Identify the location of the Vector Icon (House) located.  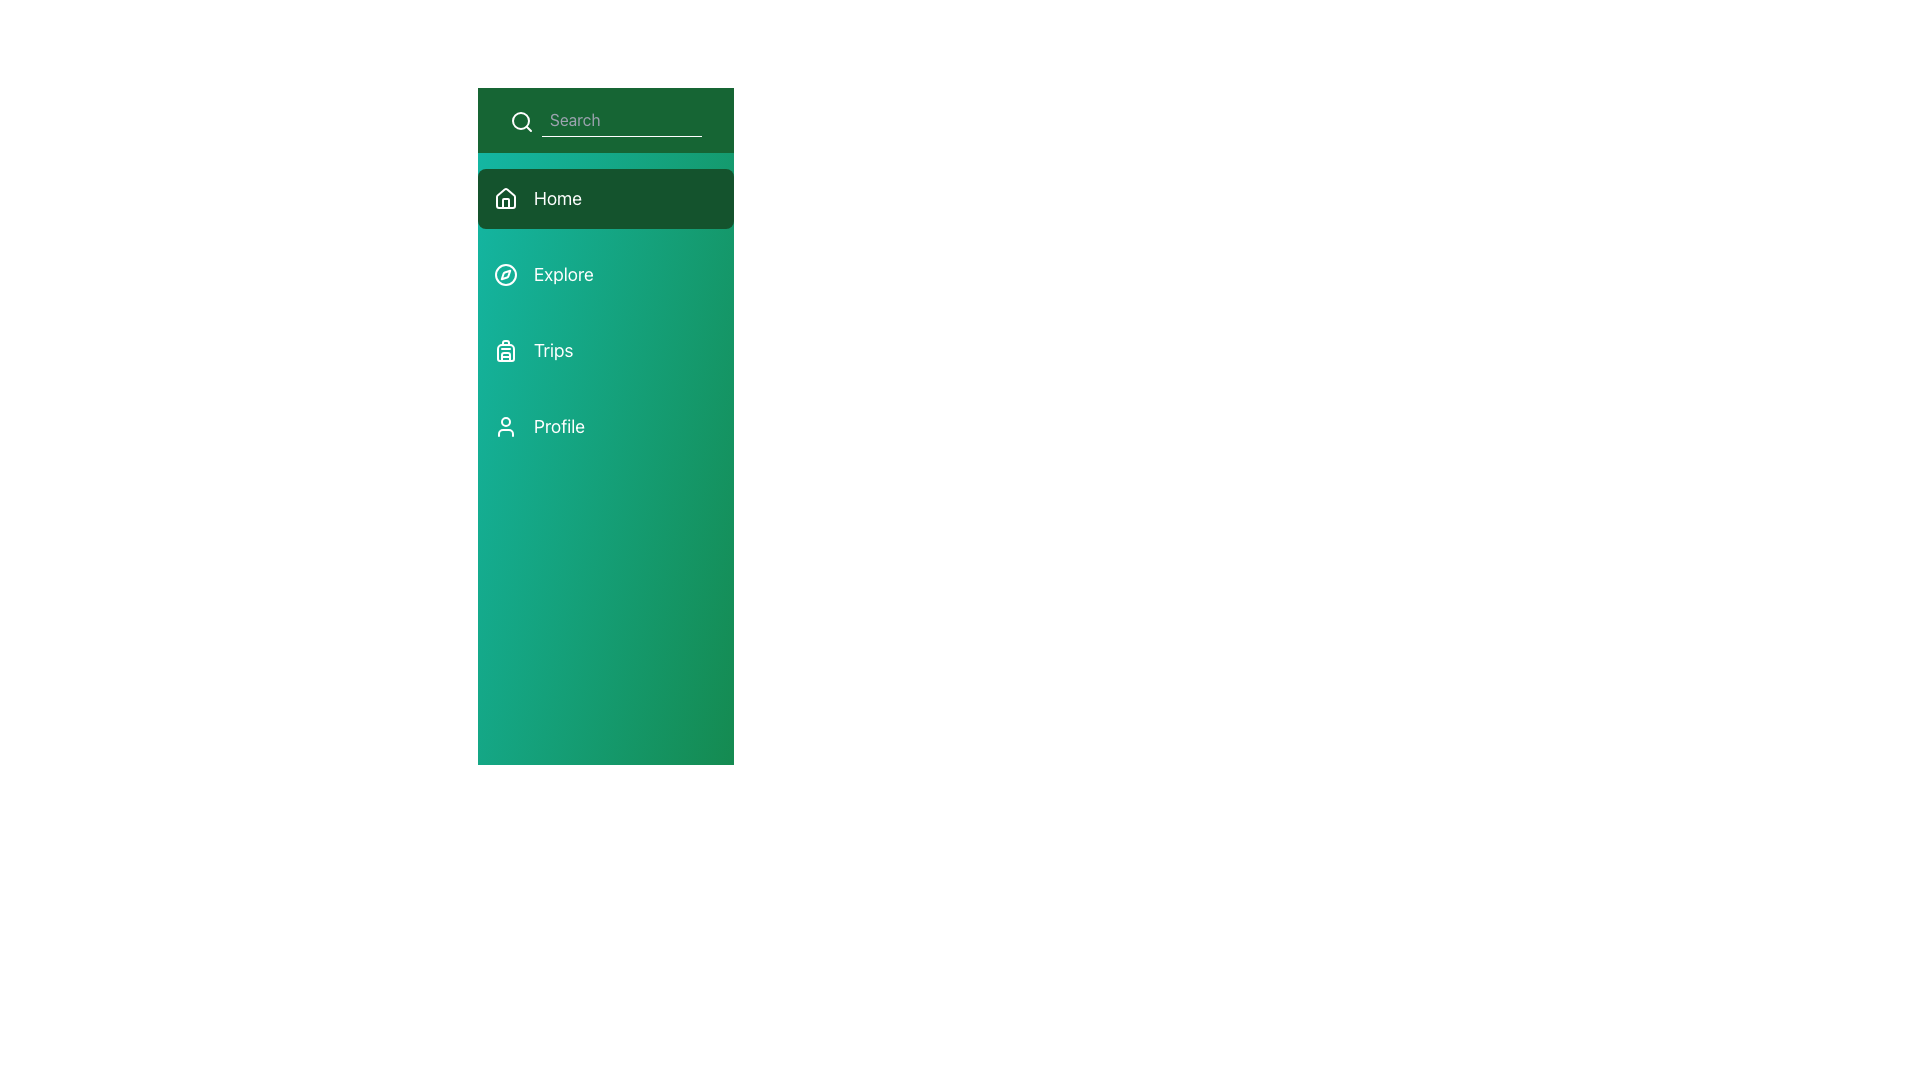
(505, 197).